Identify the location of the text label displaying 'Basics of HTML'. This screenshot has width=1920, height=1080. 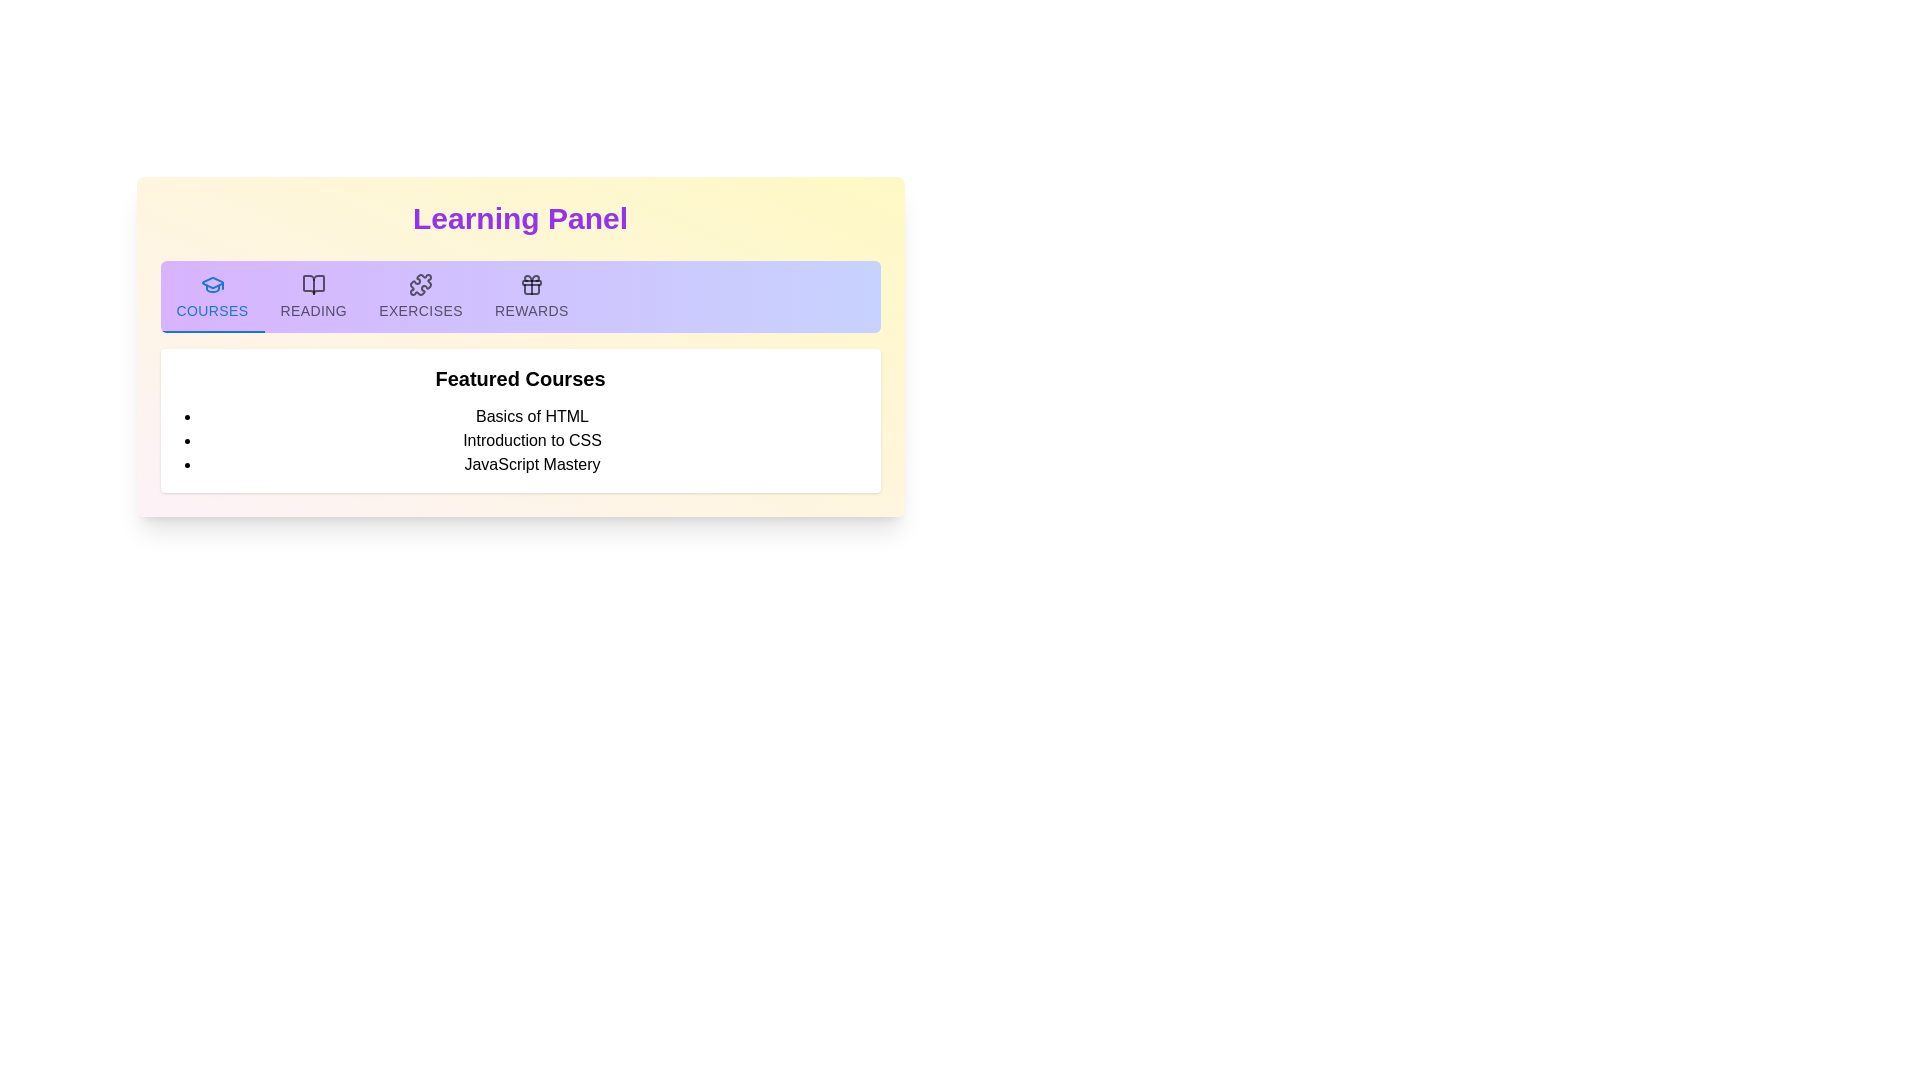
(532, 415).